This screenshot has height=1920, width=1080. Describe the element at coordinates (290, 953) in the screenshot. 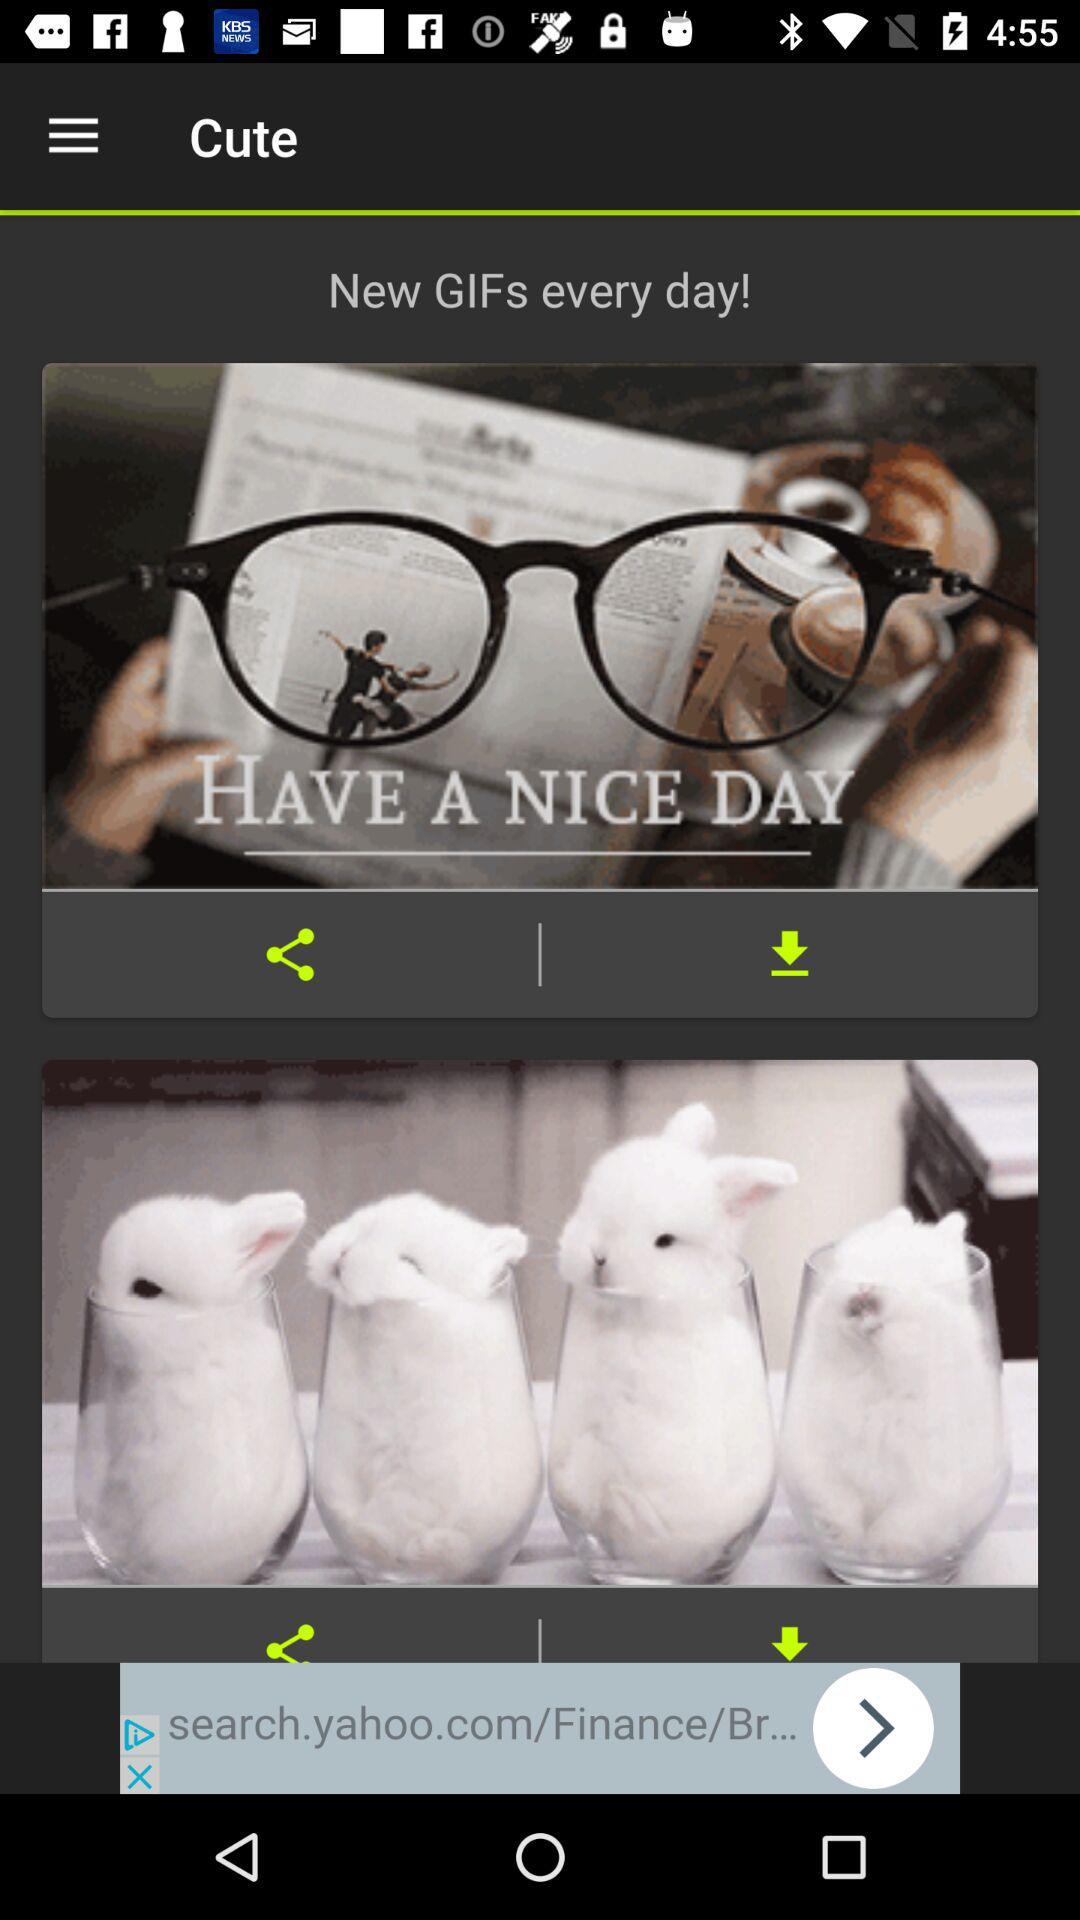

I see `share the article` at that location.